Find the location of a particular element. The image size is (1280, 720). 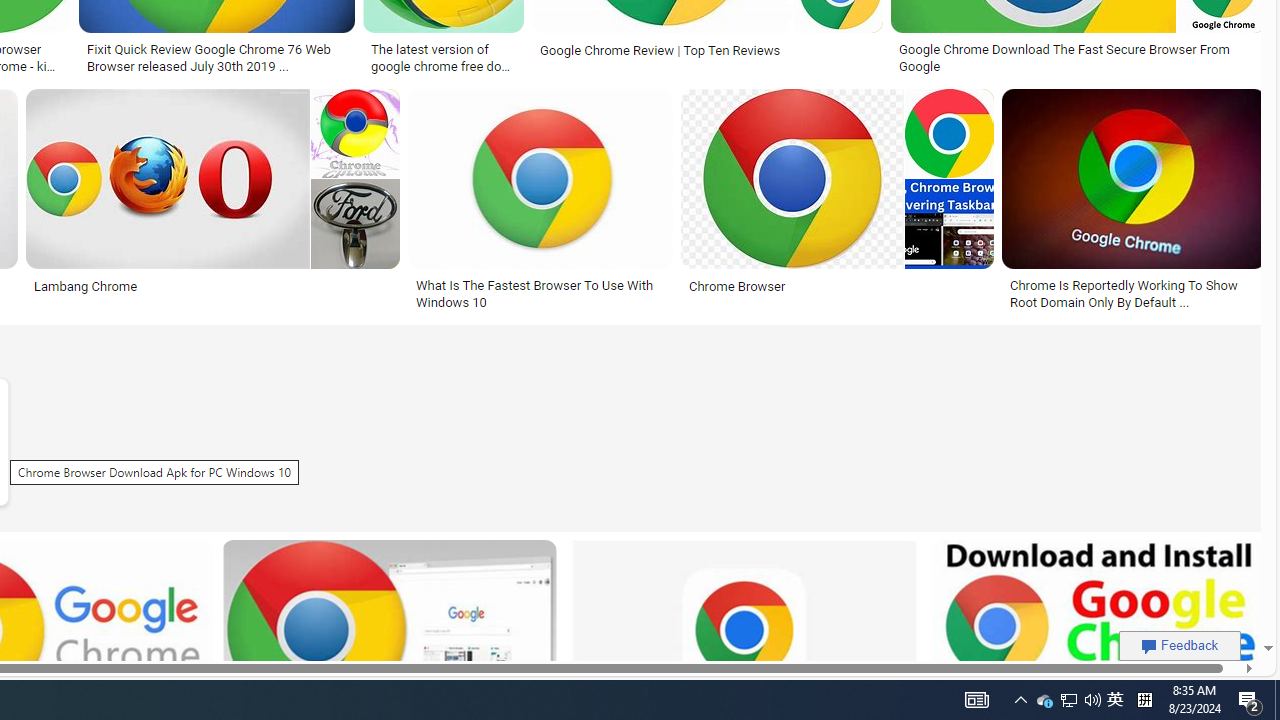

'What Is The Fastest Browser To Use With Windows 10Save' is located at coordinates (544, 203).